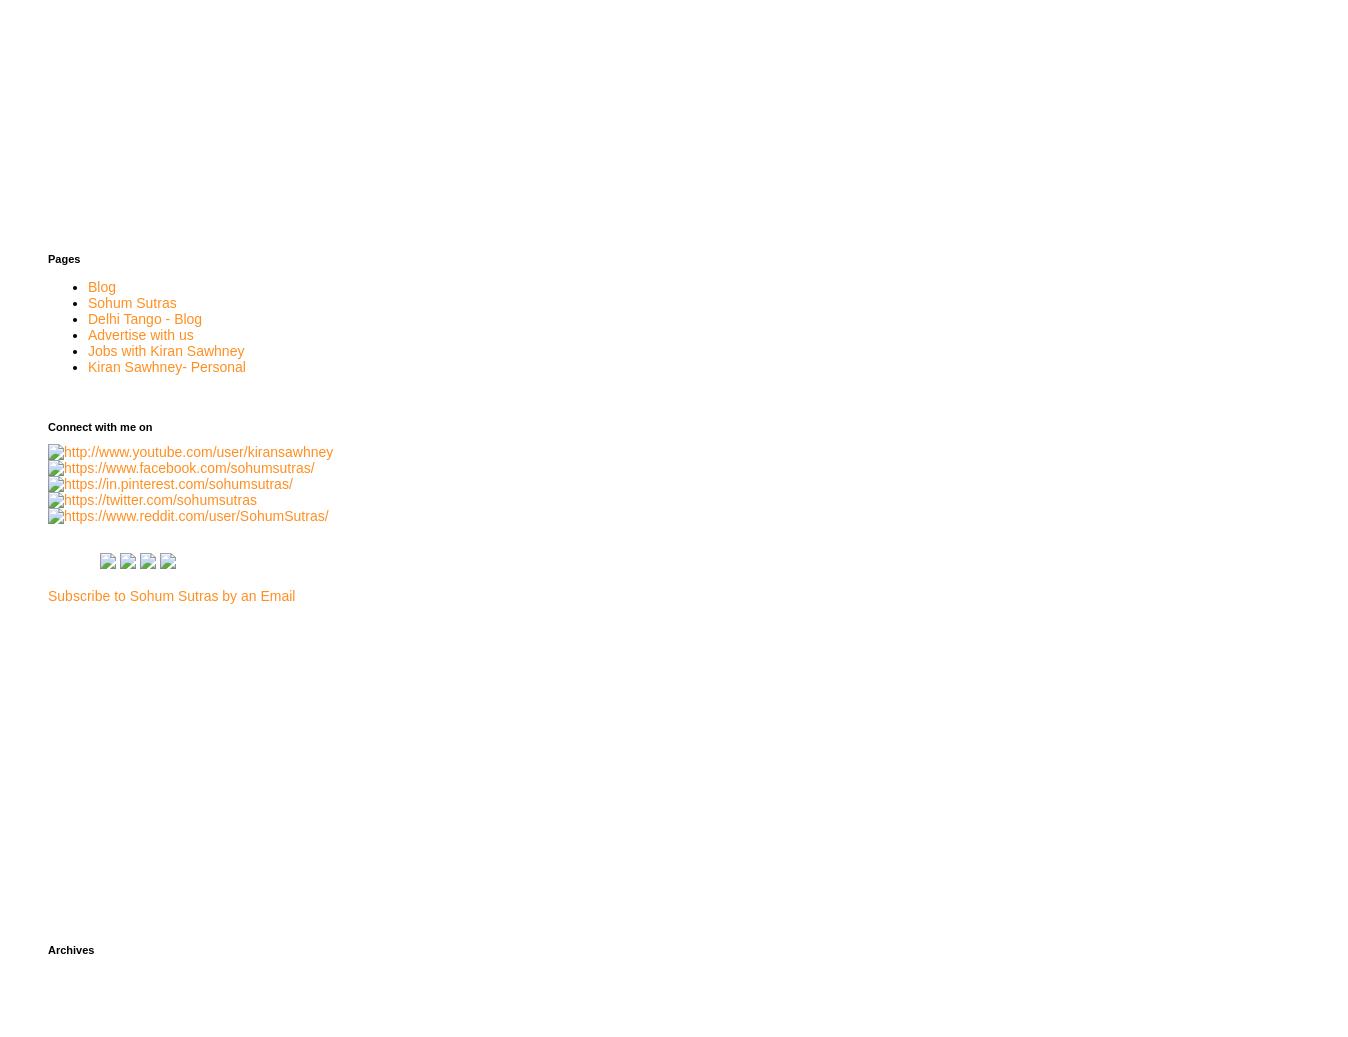 The width and height of the screenshot is (1348, 1037). Describe the element at coordinates (144, 317) in the screenshot. I see `'Delhi Tango - Blog'` at that location.